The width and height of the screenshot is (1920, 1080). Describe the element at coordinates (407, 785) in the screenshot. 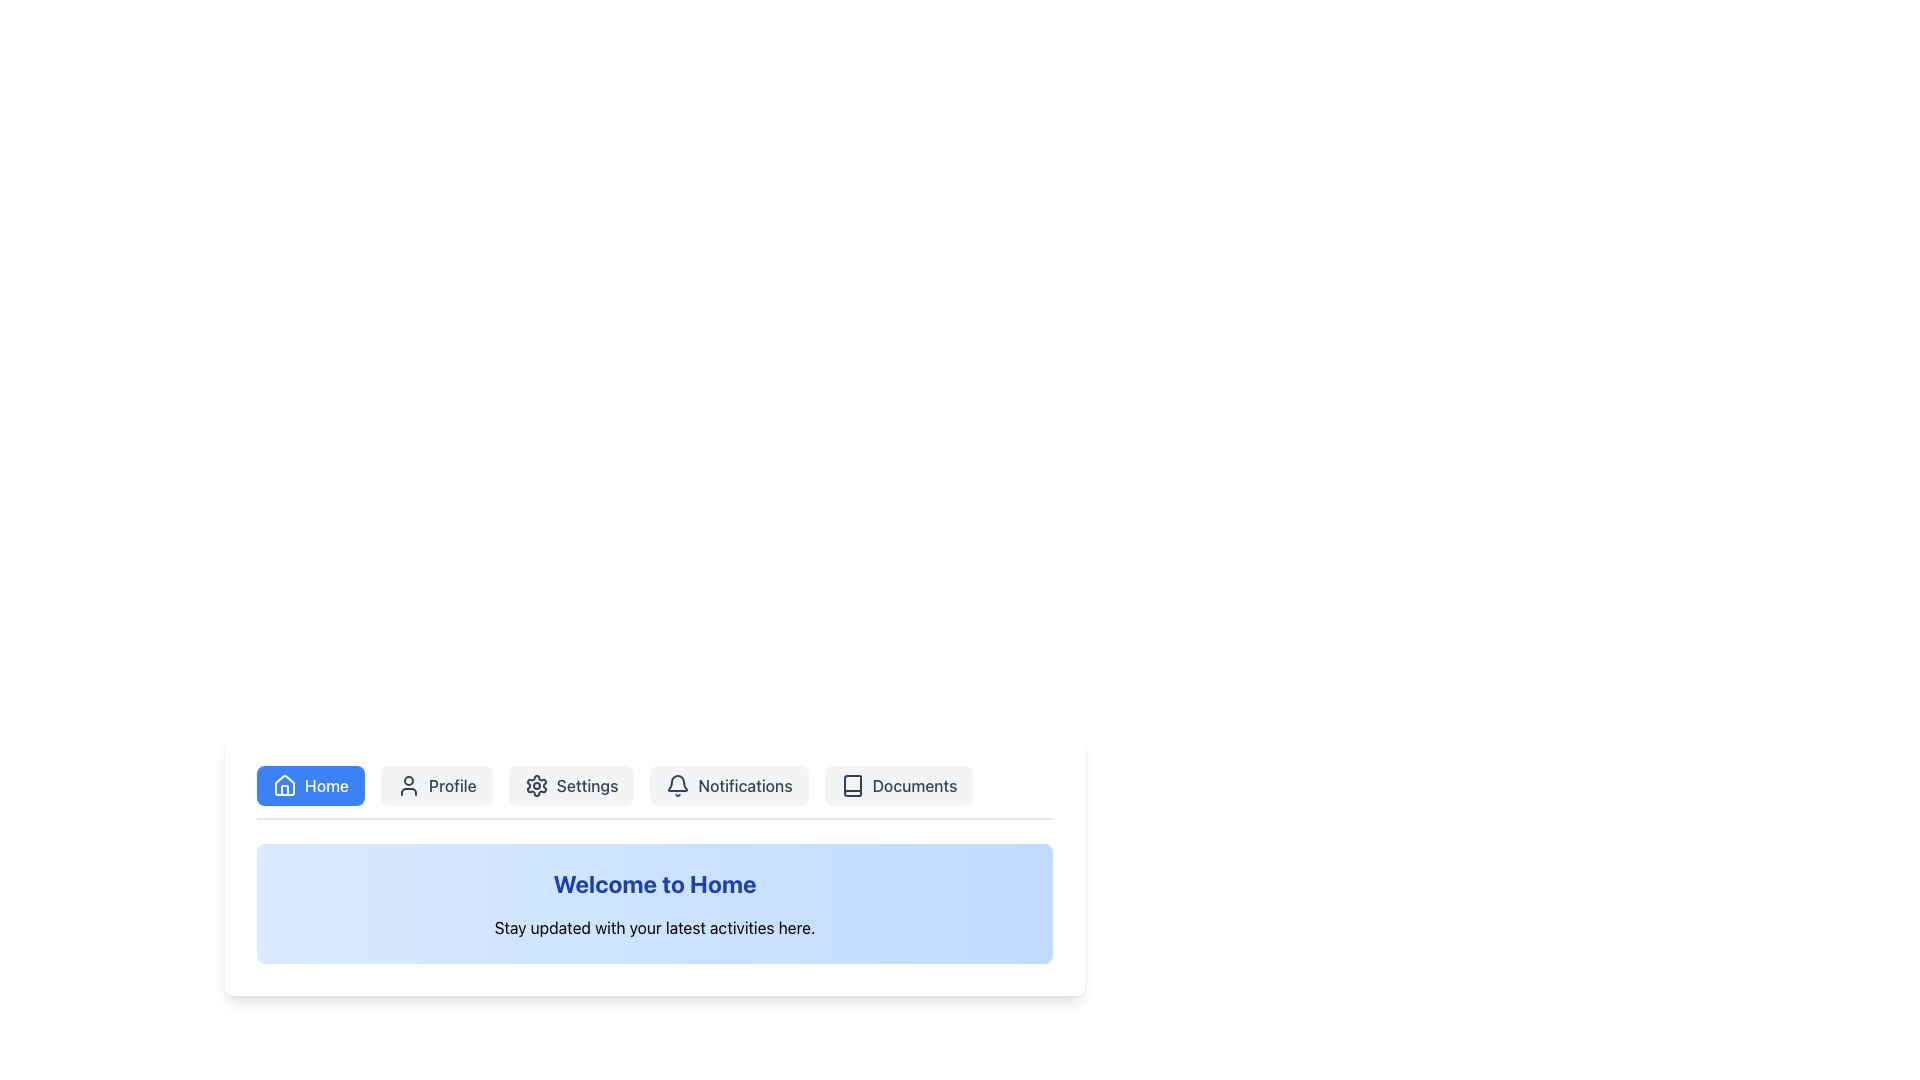

I see `the user profile icon located in the navigation bar` at that location.